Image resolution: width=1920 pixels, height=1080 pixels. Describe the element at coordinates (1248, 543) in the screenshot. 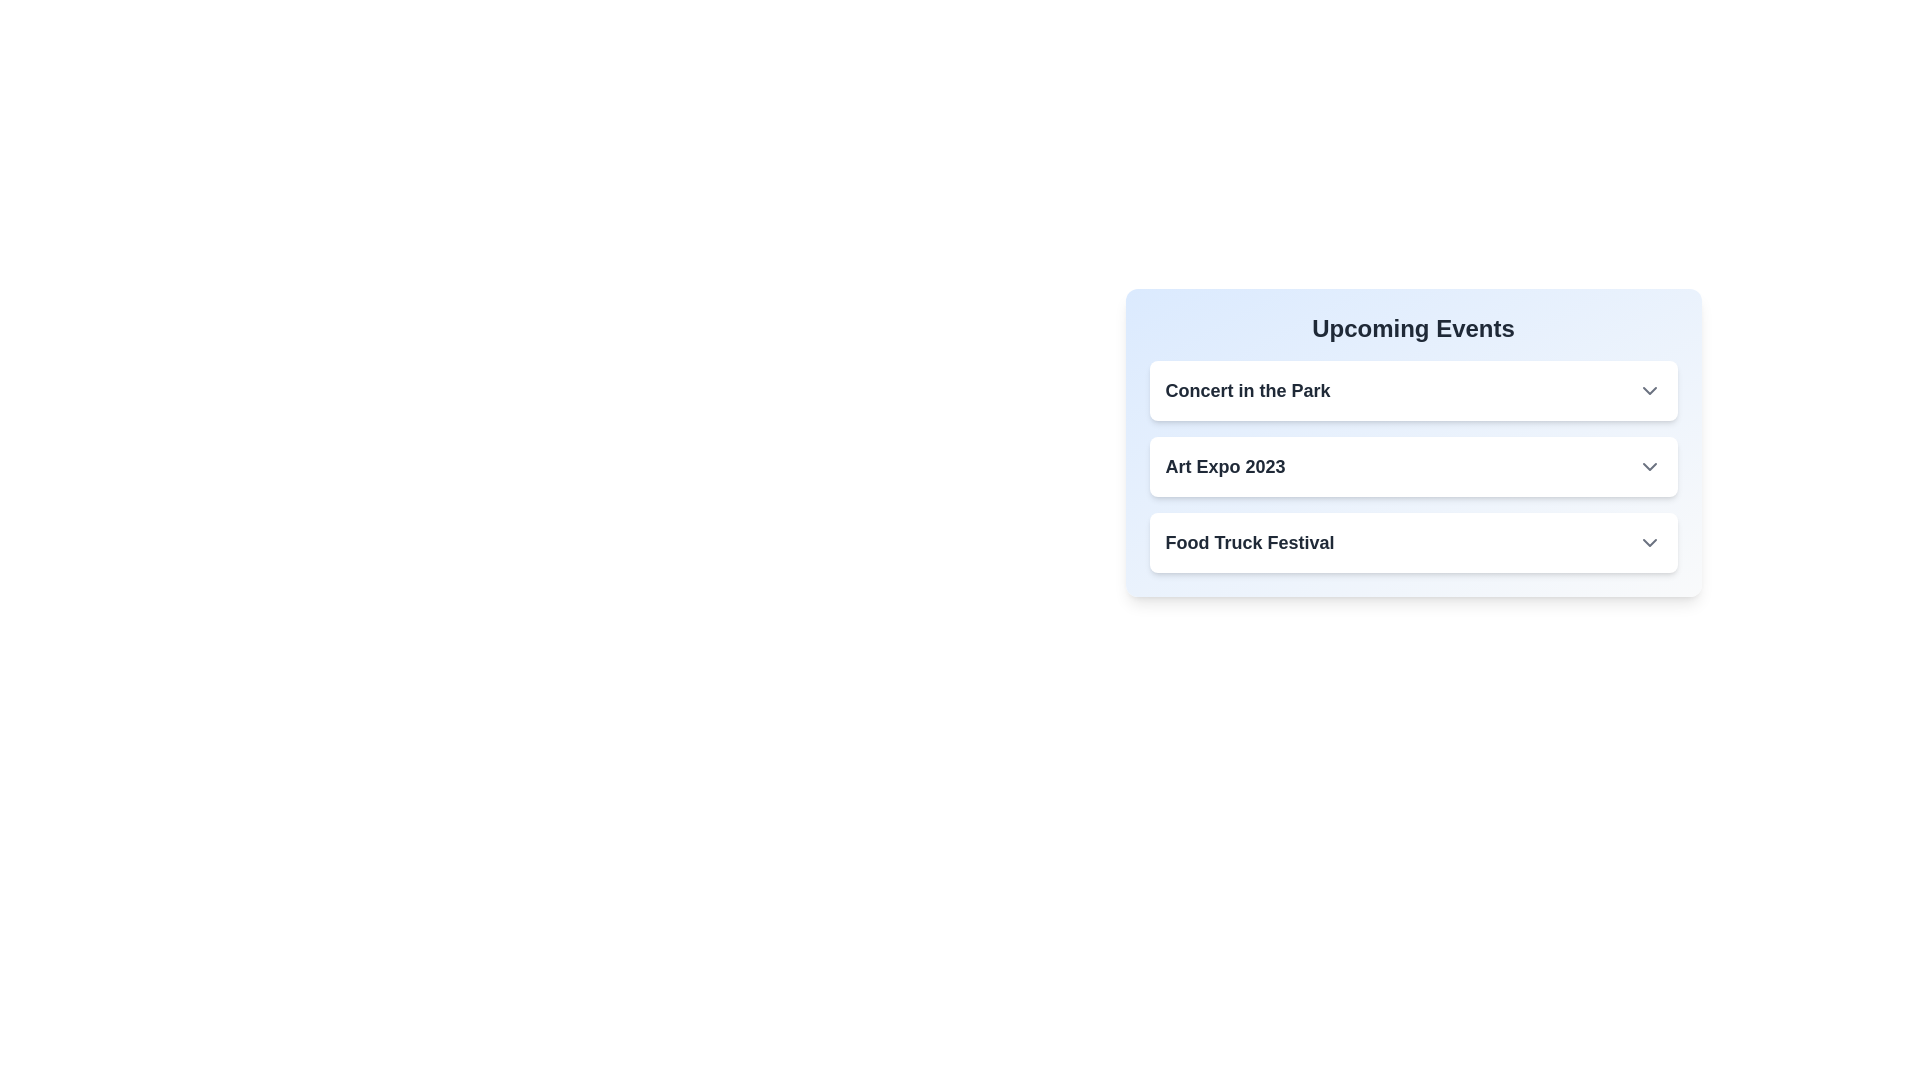

I see `the event title Food Truck Festival to toggle its expanded state` at that location.